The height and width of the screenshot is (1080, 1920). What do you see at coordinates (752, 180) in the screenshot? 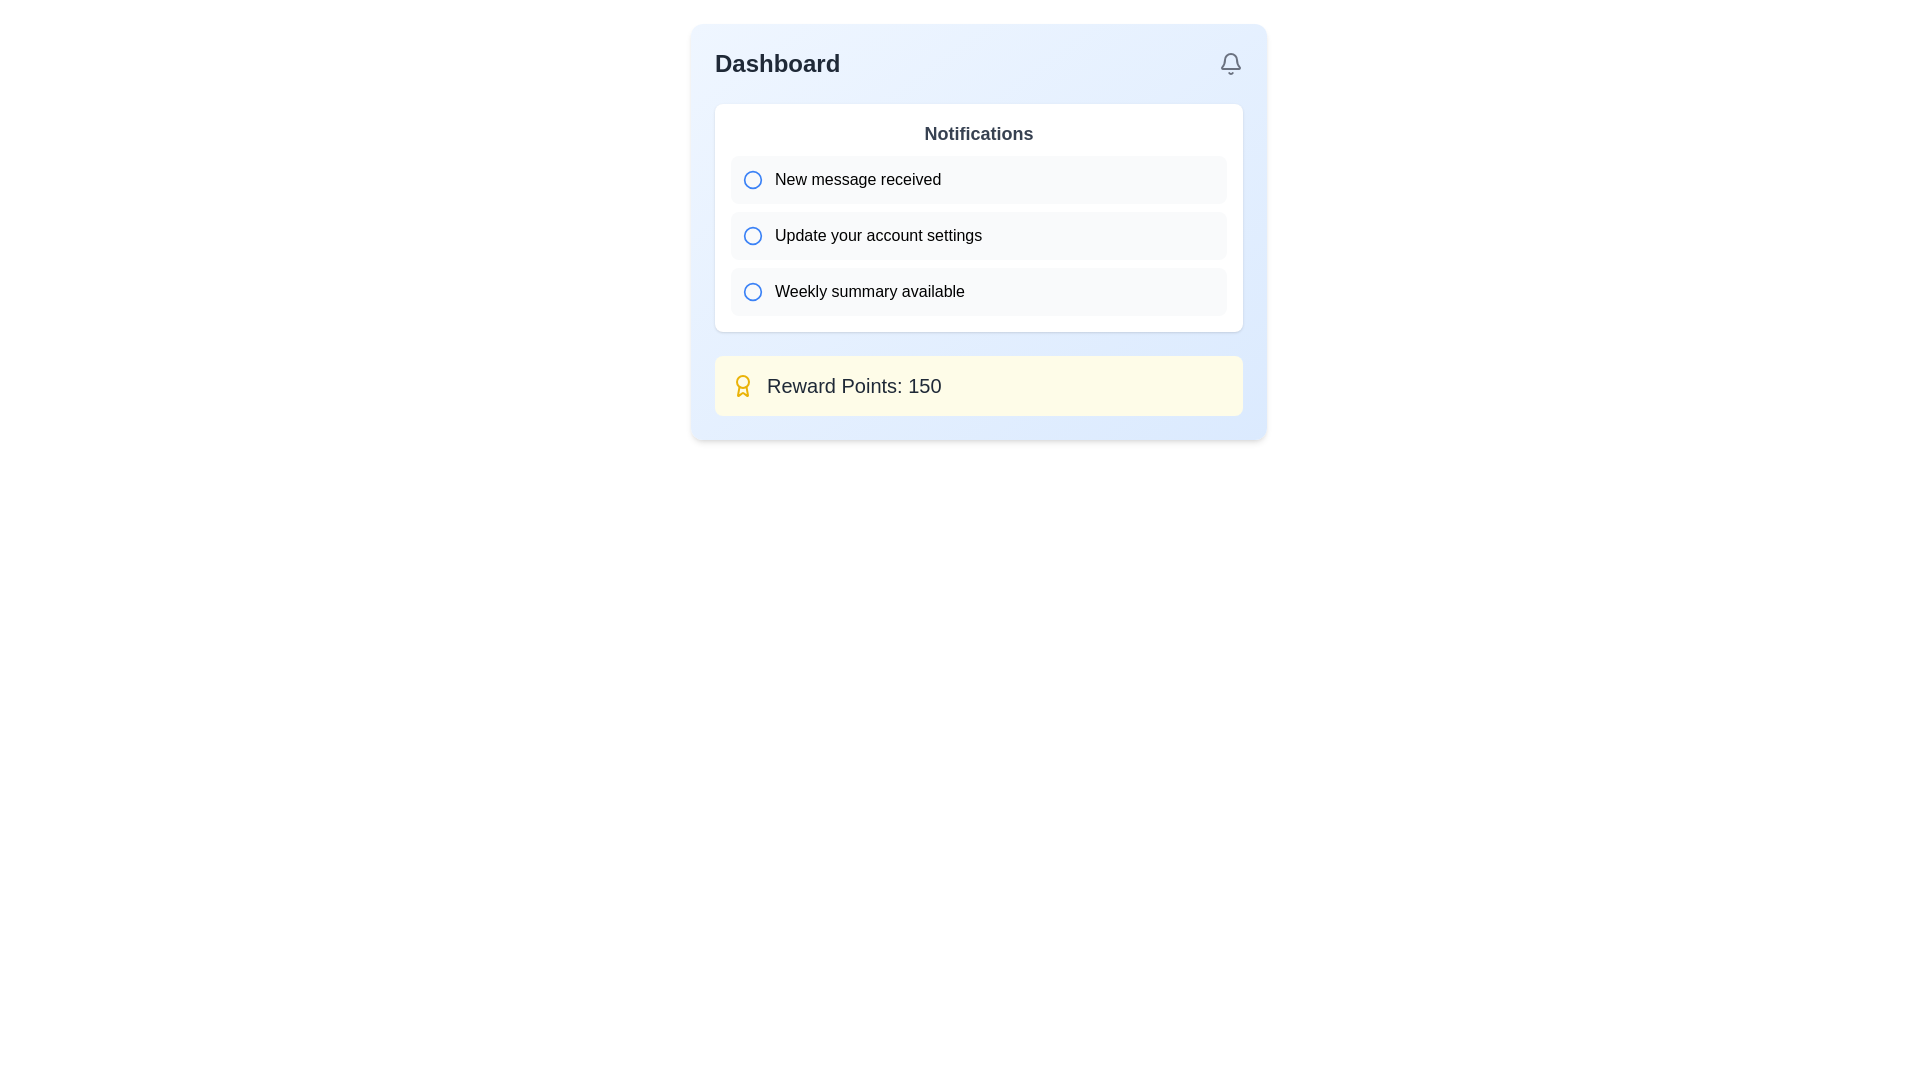
I see `the SVG circle that serves as a visual marker for the first notification item in the 'Notifications' dashboard` at bounding box center [752, 180].